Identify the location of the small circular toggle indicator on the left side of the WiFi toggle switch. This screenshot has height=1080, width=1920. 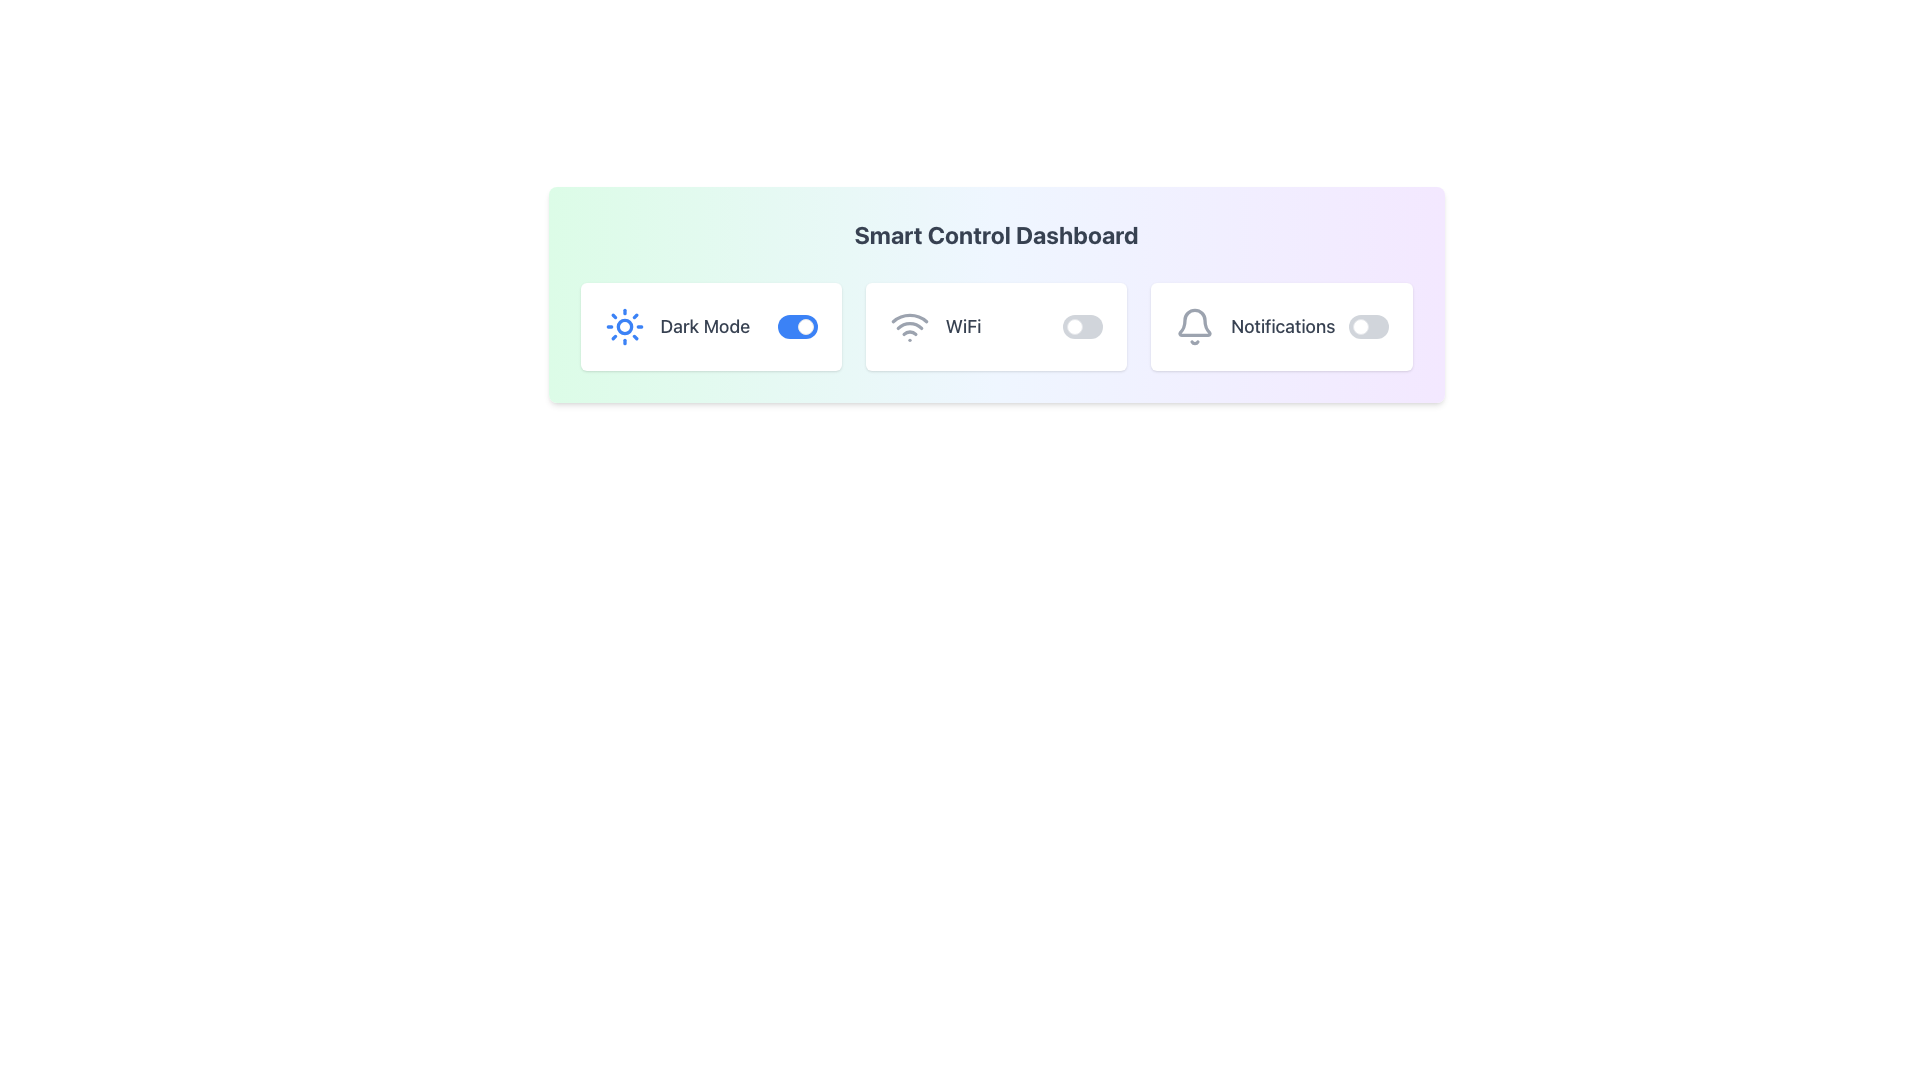
(1074, 326).